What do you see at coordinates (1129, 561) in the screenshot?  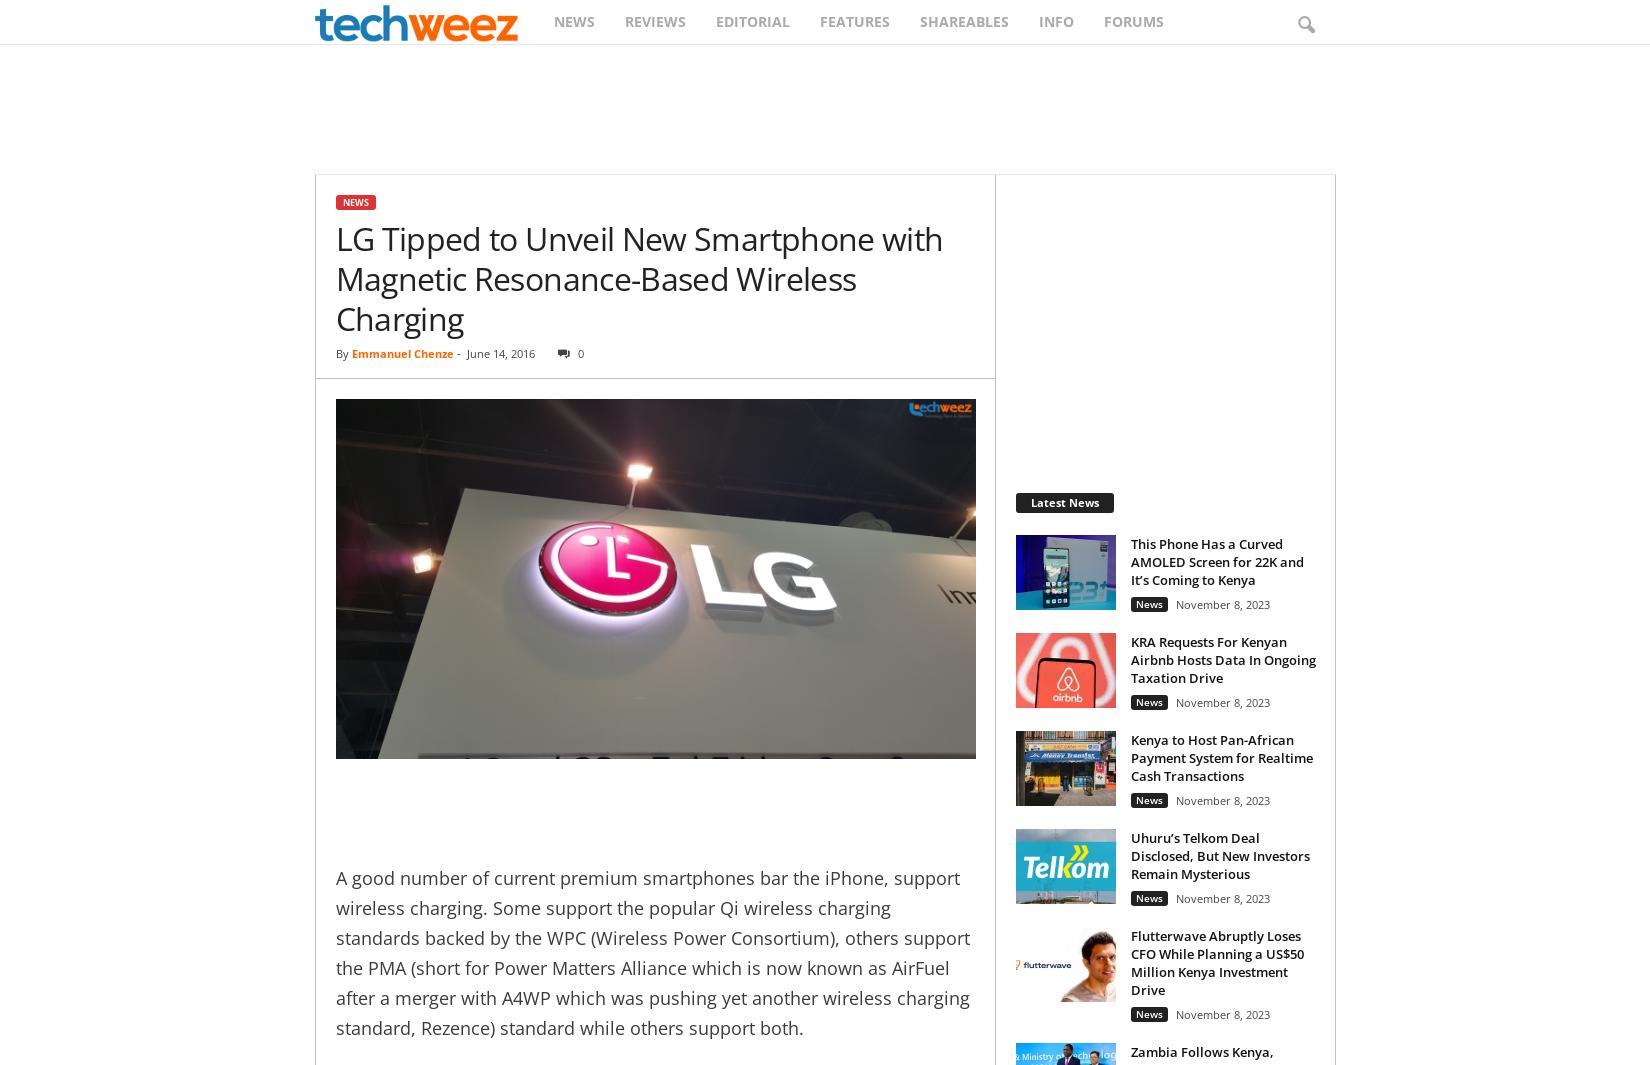 I see `'This Phone Has a Curved AMOLED Screen for 22K and It’s Coming to Kenya'` at bounding box center [1129, 561].